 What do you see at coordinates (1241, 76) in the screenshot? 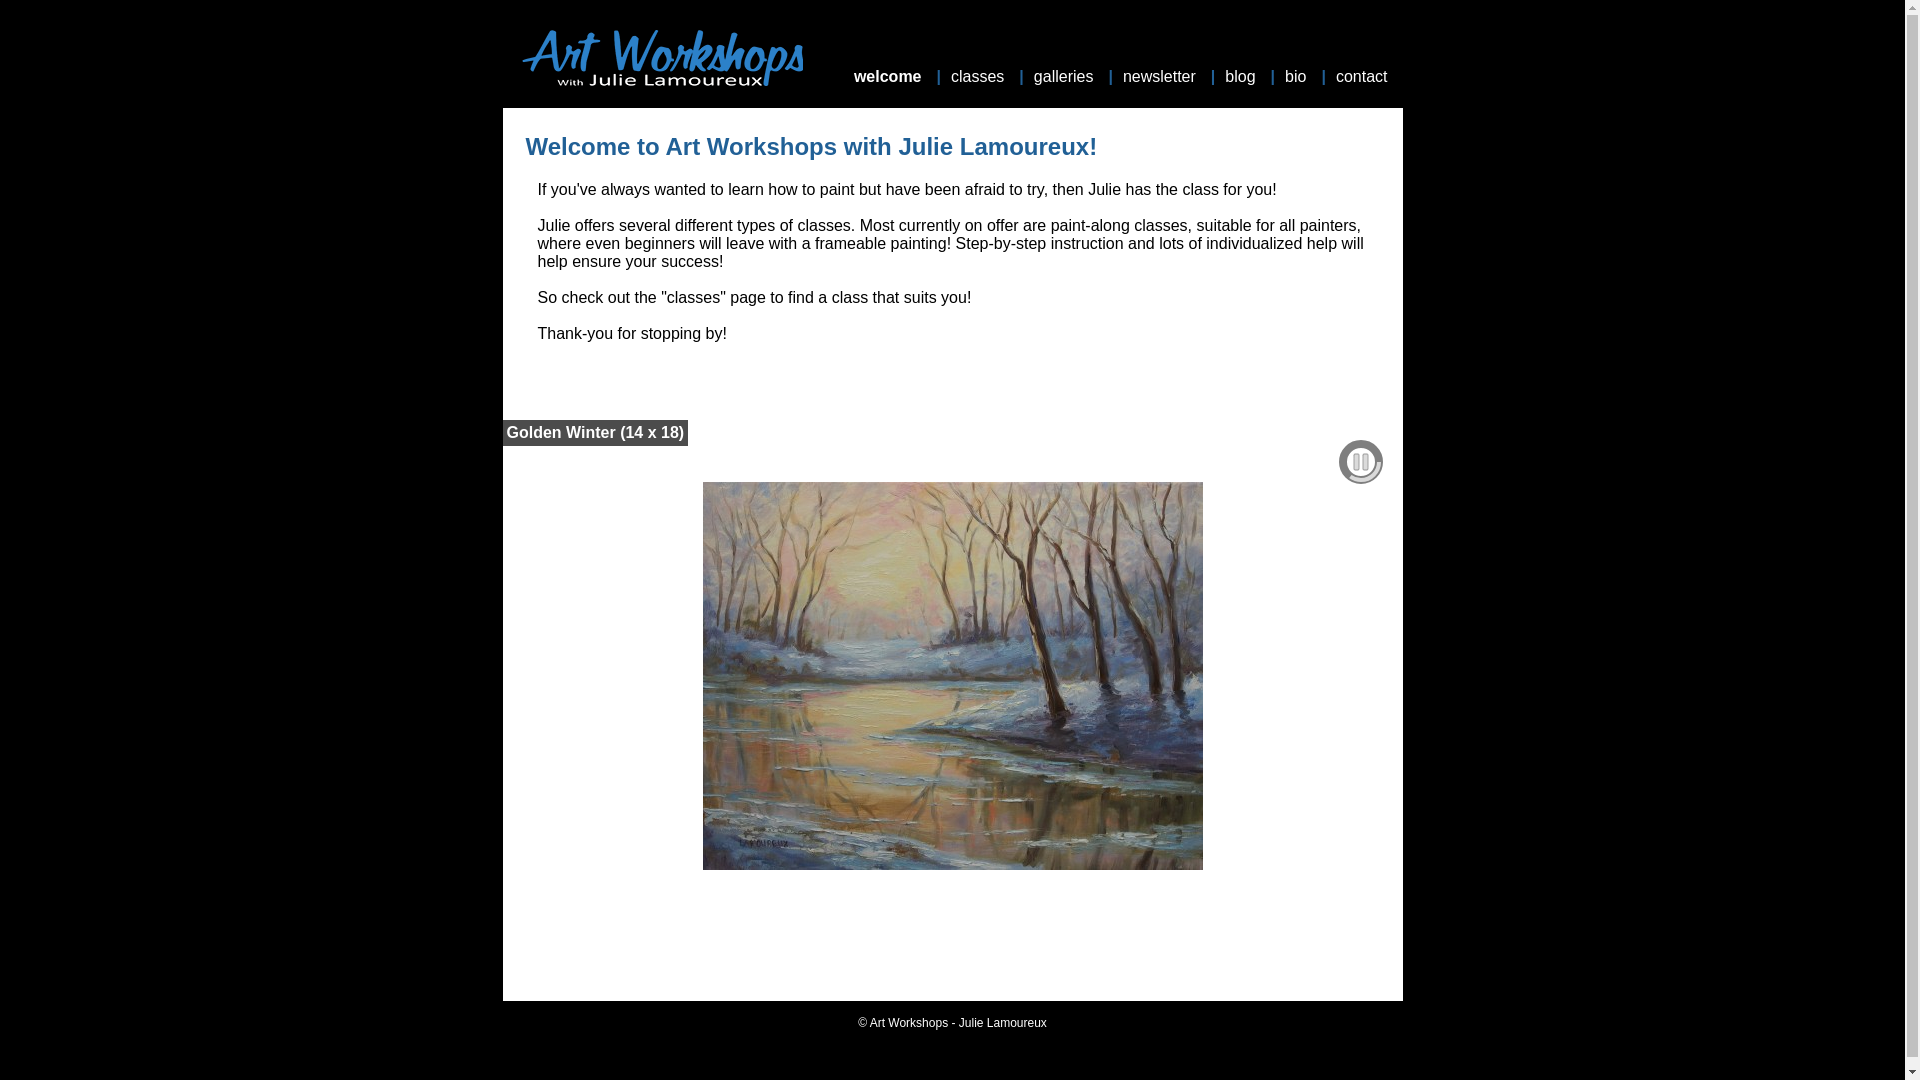
I see `'blog'` at bounding box center [1241, 76].